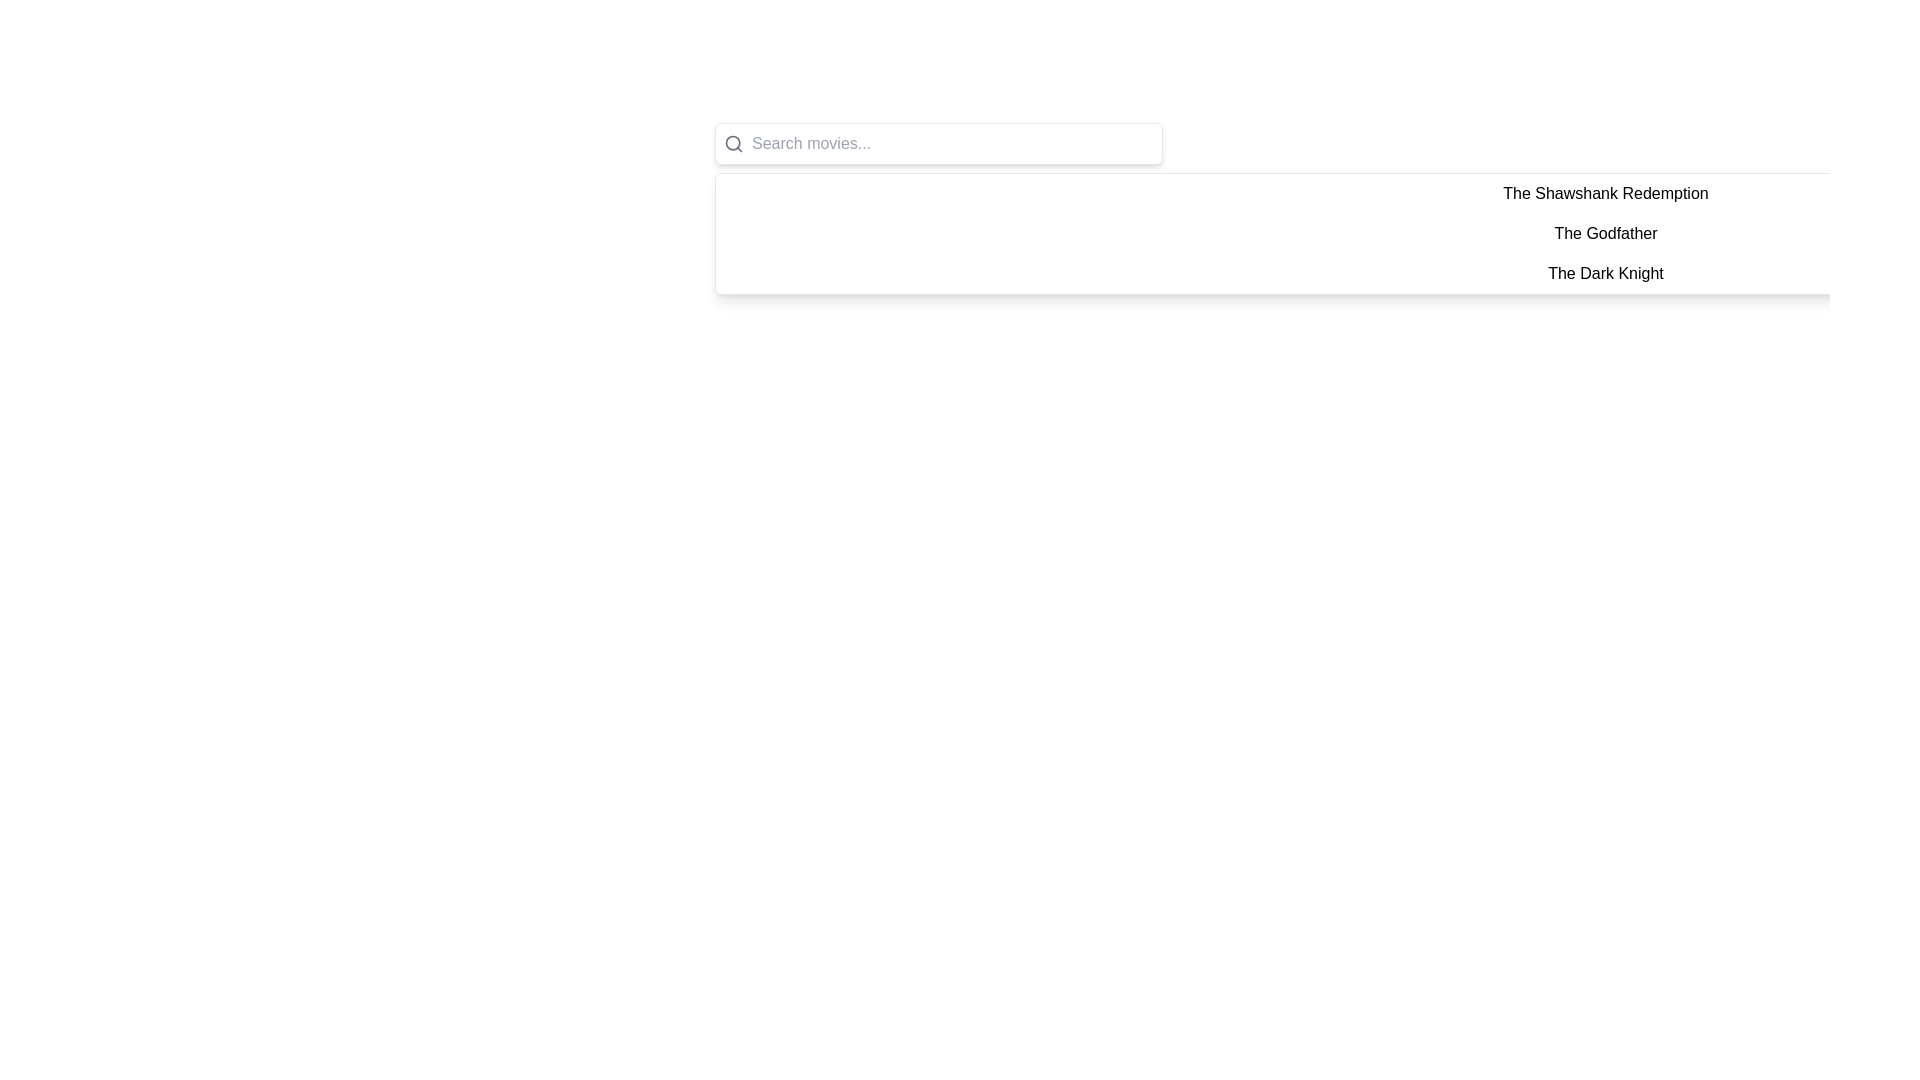  What do you see at coordinates (732, 142) in the screenshot?
I see `the circular part of the magnifying glass icon representing the search function, located near the top-left corner of the search bar interface` at bounding box center [732, 142].